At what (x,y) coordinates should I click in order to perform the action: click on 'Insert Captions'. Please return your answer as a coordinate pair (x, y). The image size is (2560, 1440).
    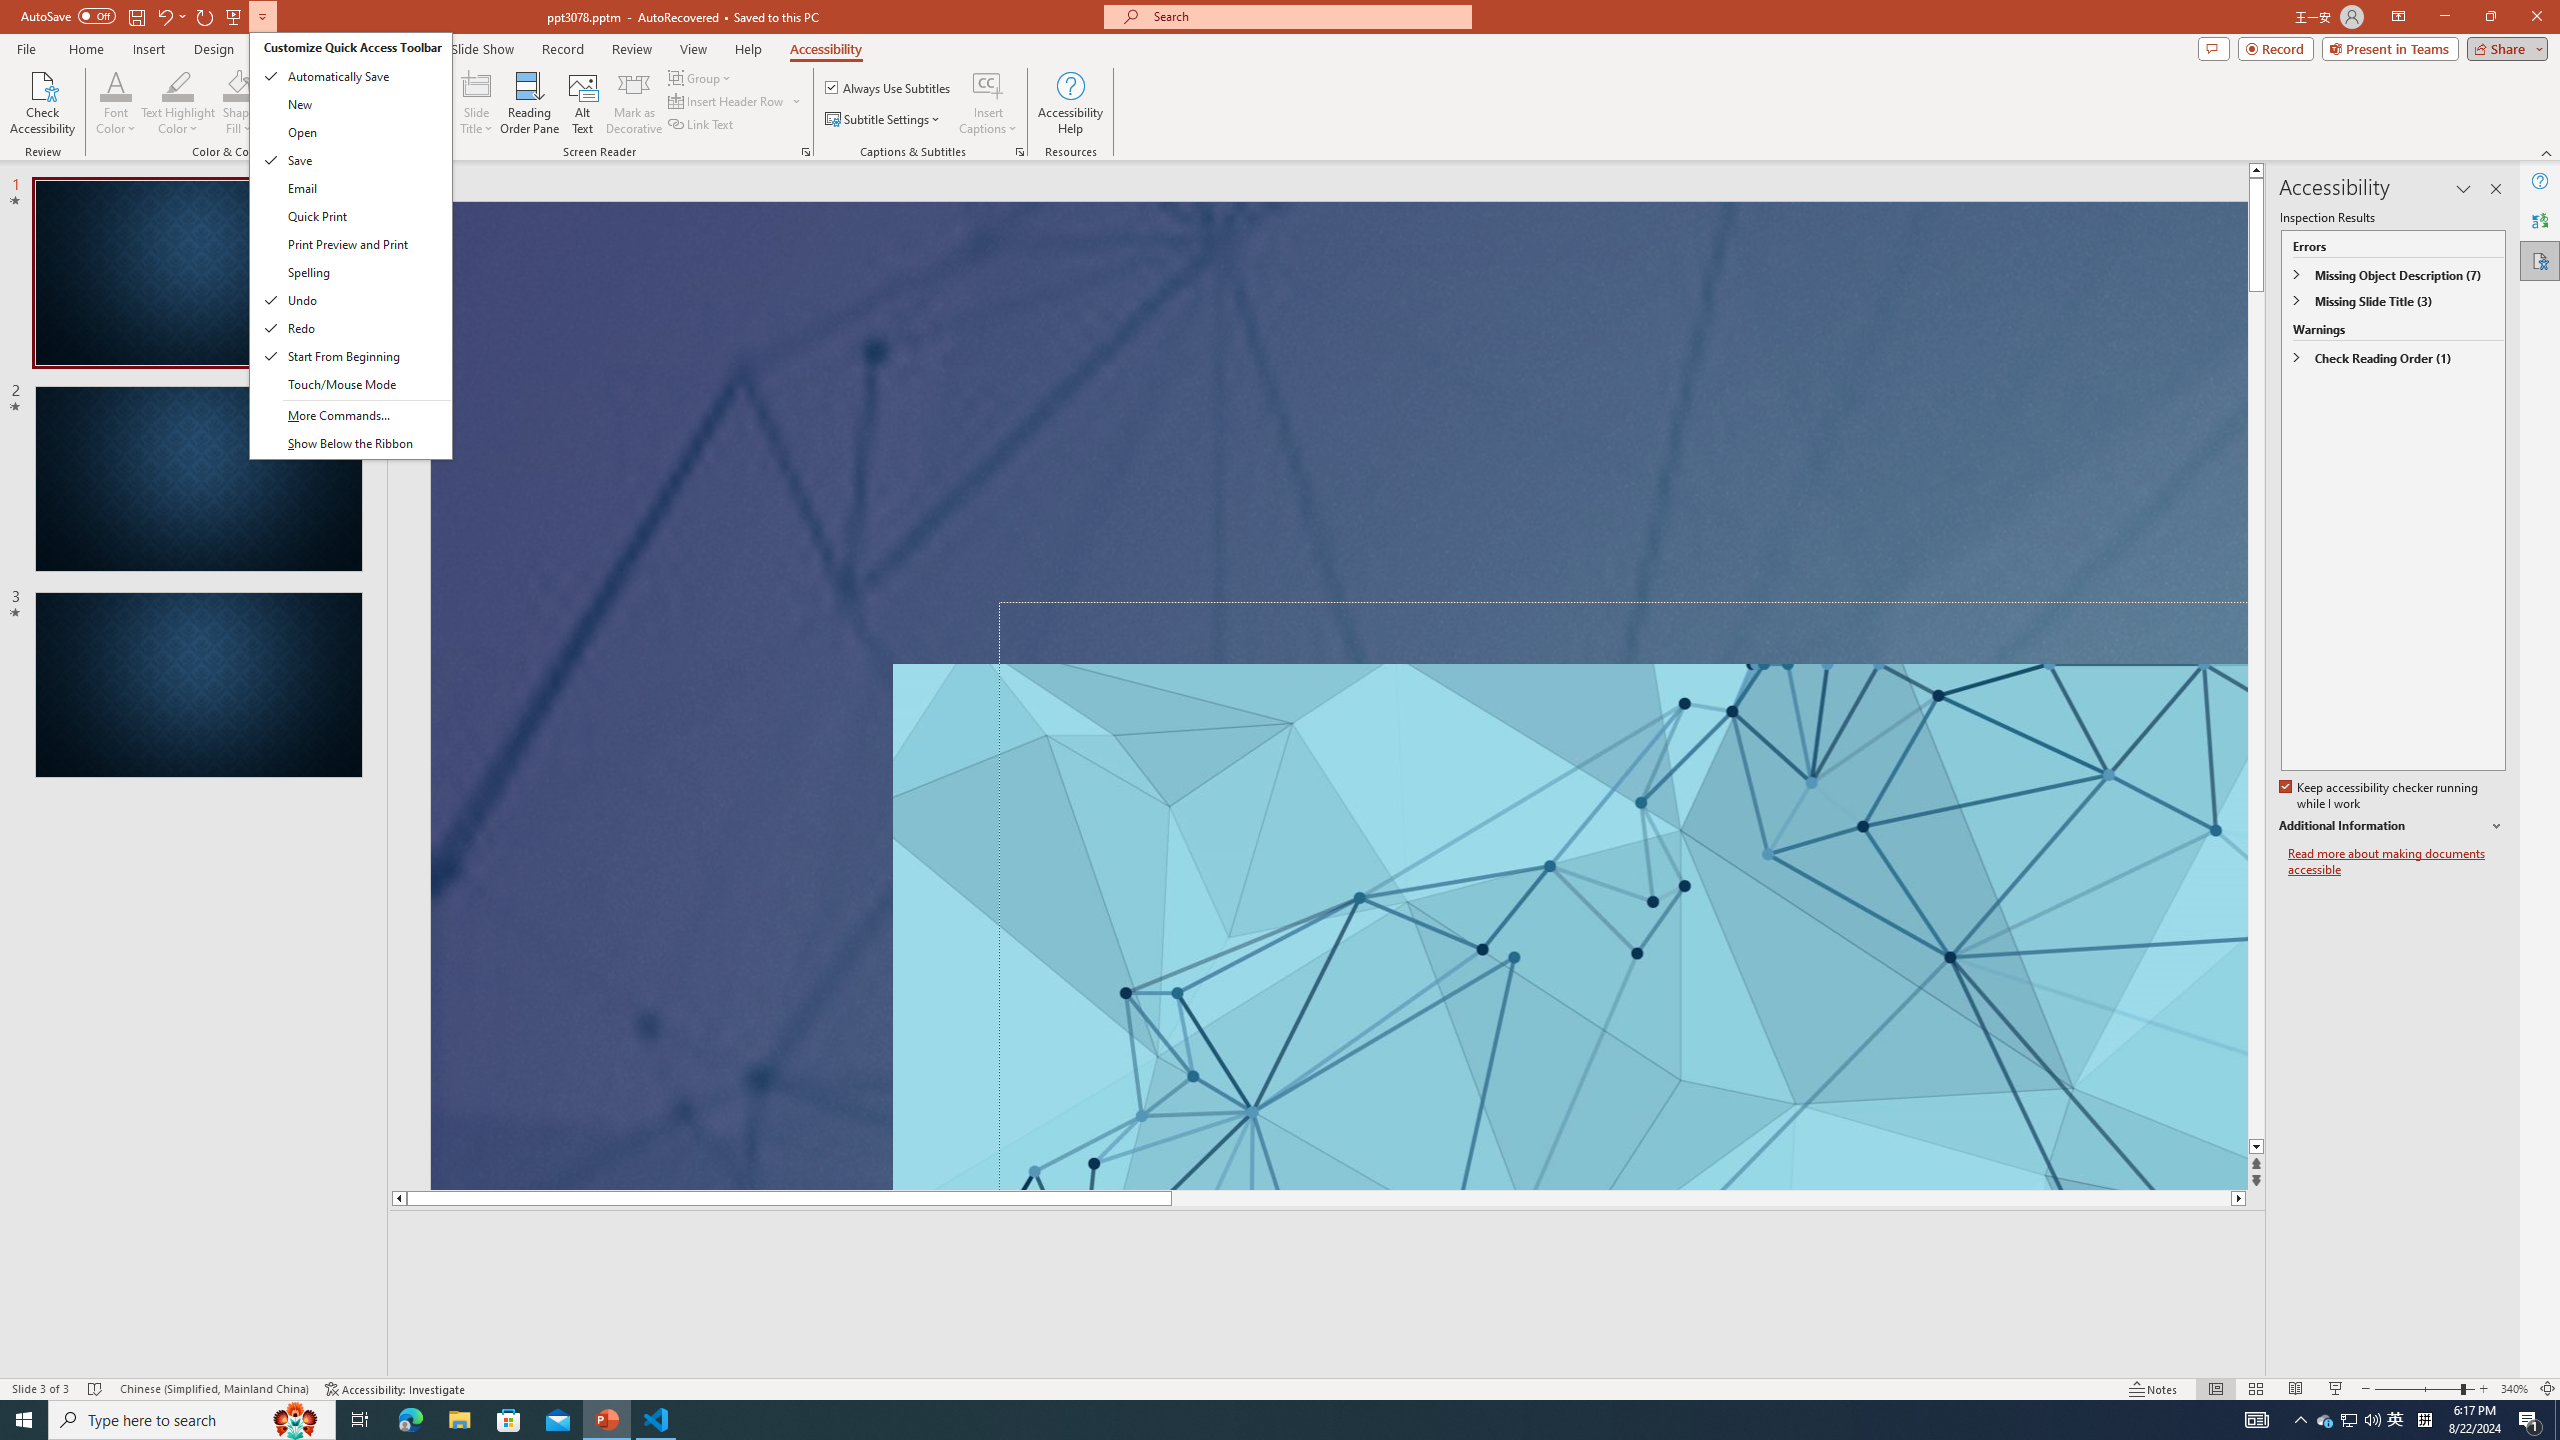
    Looking at the image, I should click on (987, 103).